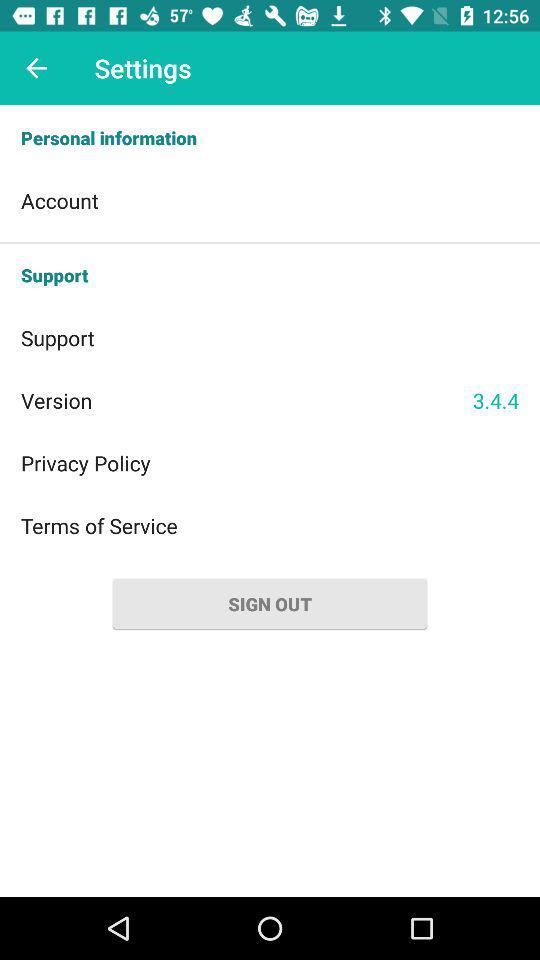  Describe the element at coordinates (494, 399) in the screenshot. I see `the item on the right` at that location.